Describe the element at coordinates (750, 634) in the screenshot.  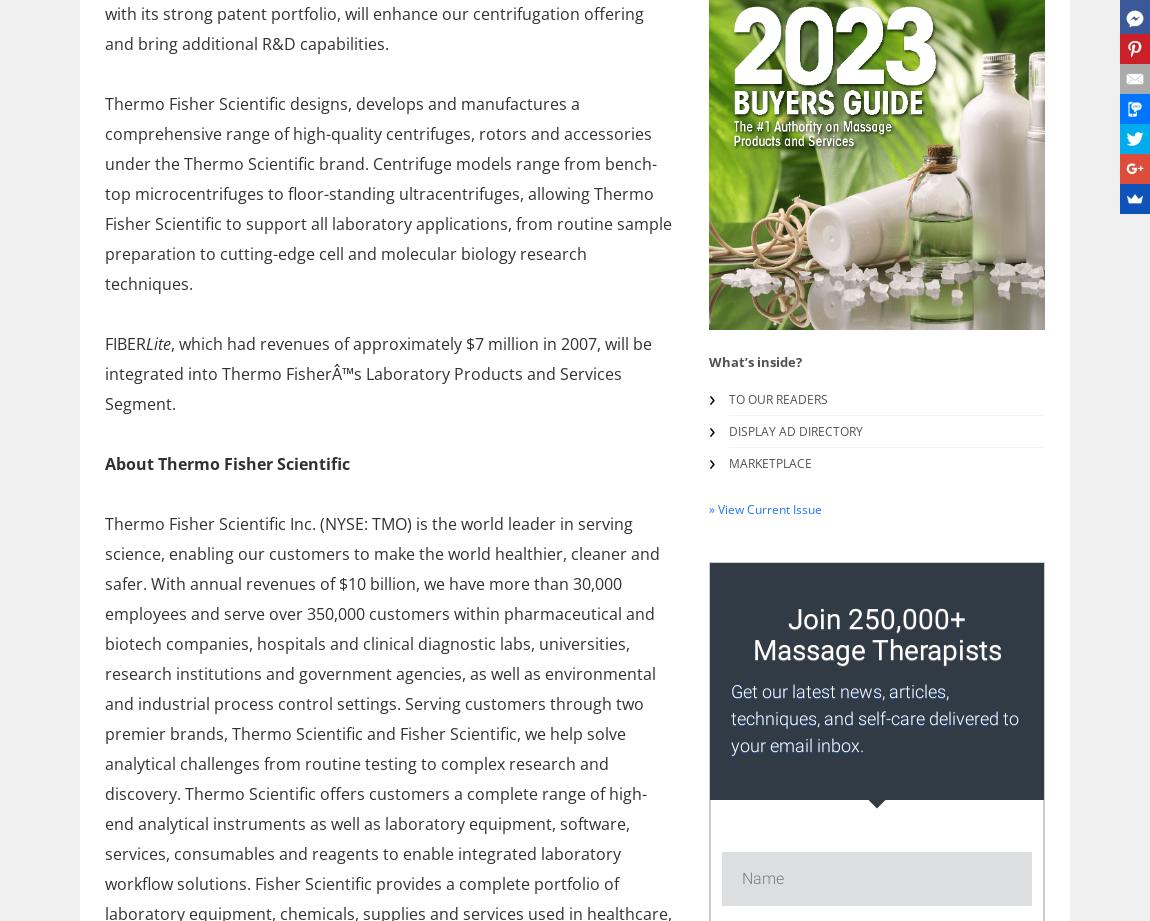
I see `'Join 250,000+ Massage Therapists'` at that location.